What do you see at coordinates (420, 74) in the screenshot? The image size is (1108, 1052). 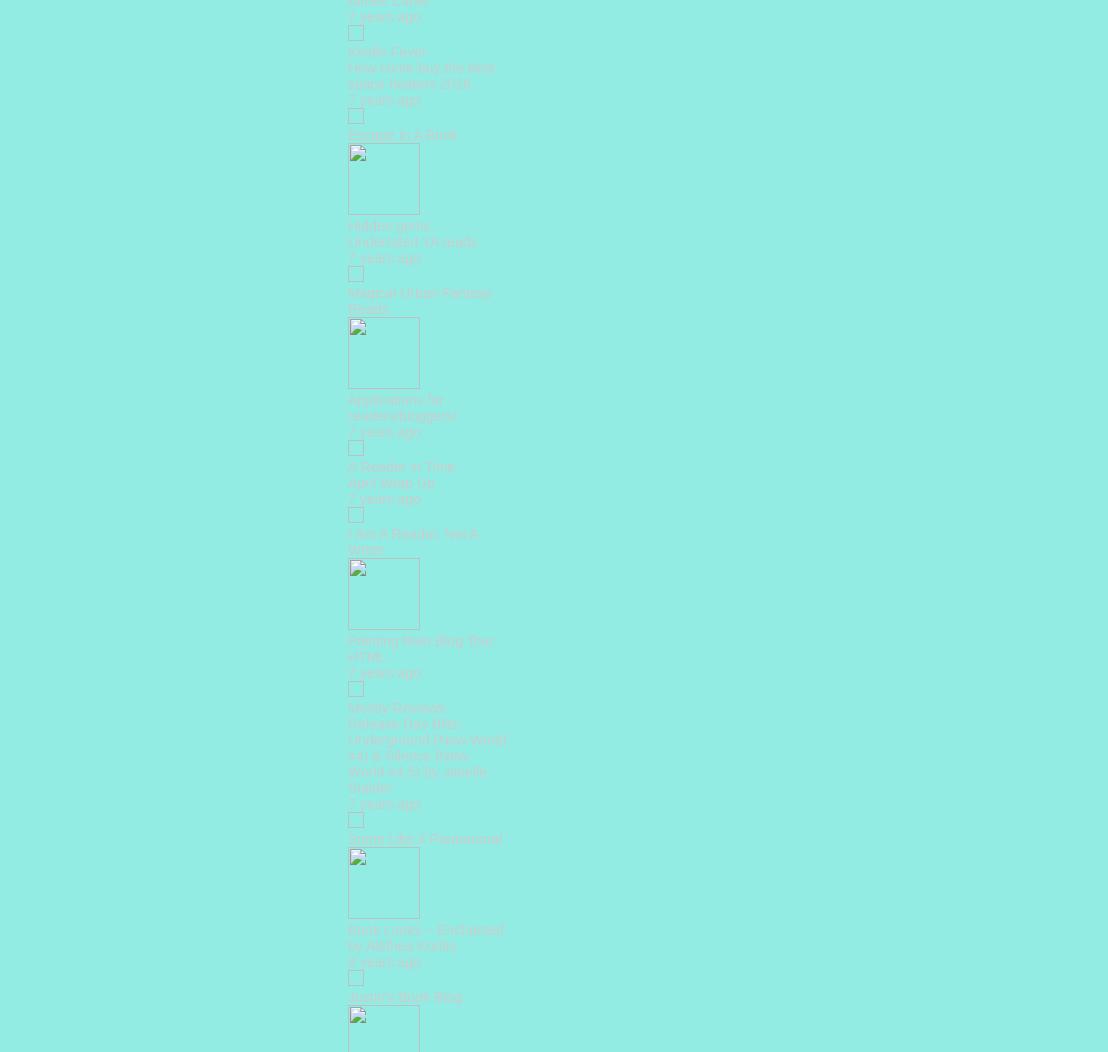 I see `'How come buy the best space heaters 2016'` at bounding box center [420, 74].